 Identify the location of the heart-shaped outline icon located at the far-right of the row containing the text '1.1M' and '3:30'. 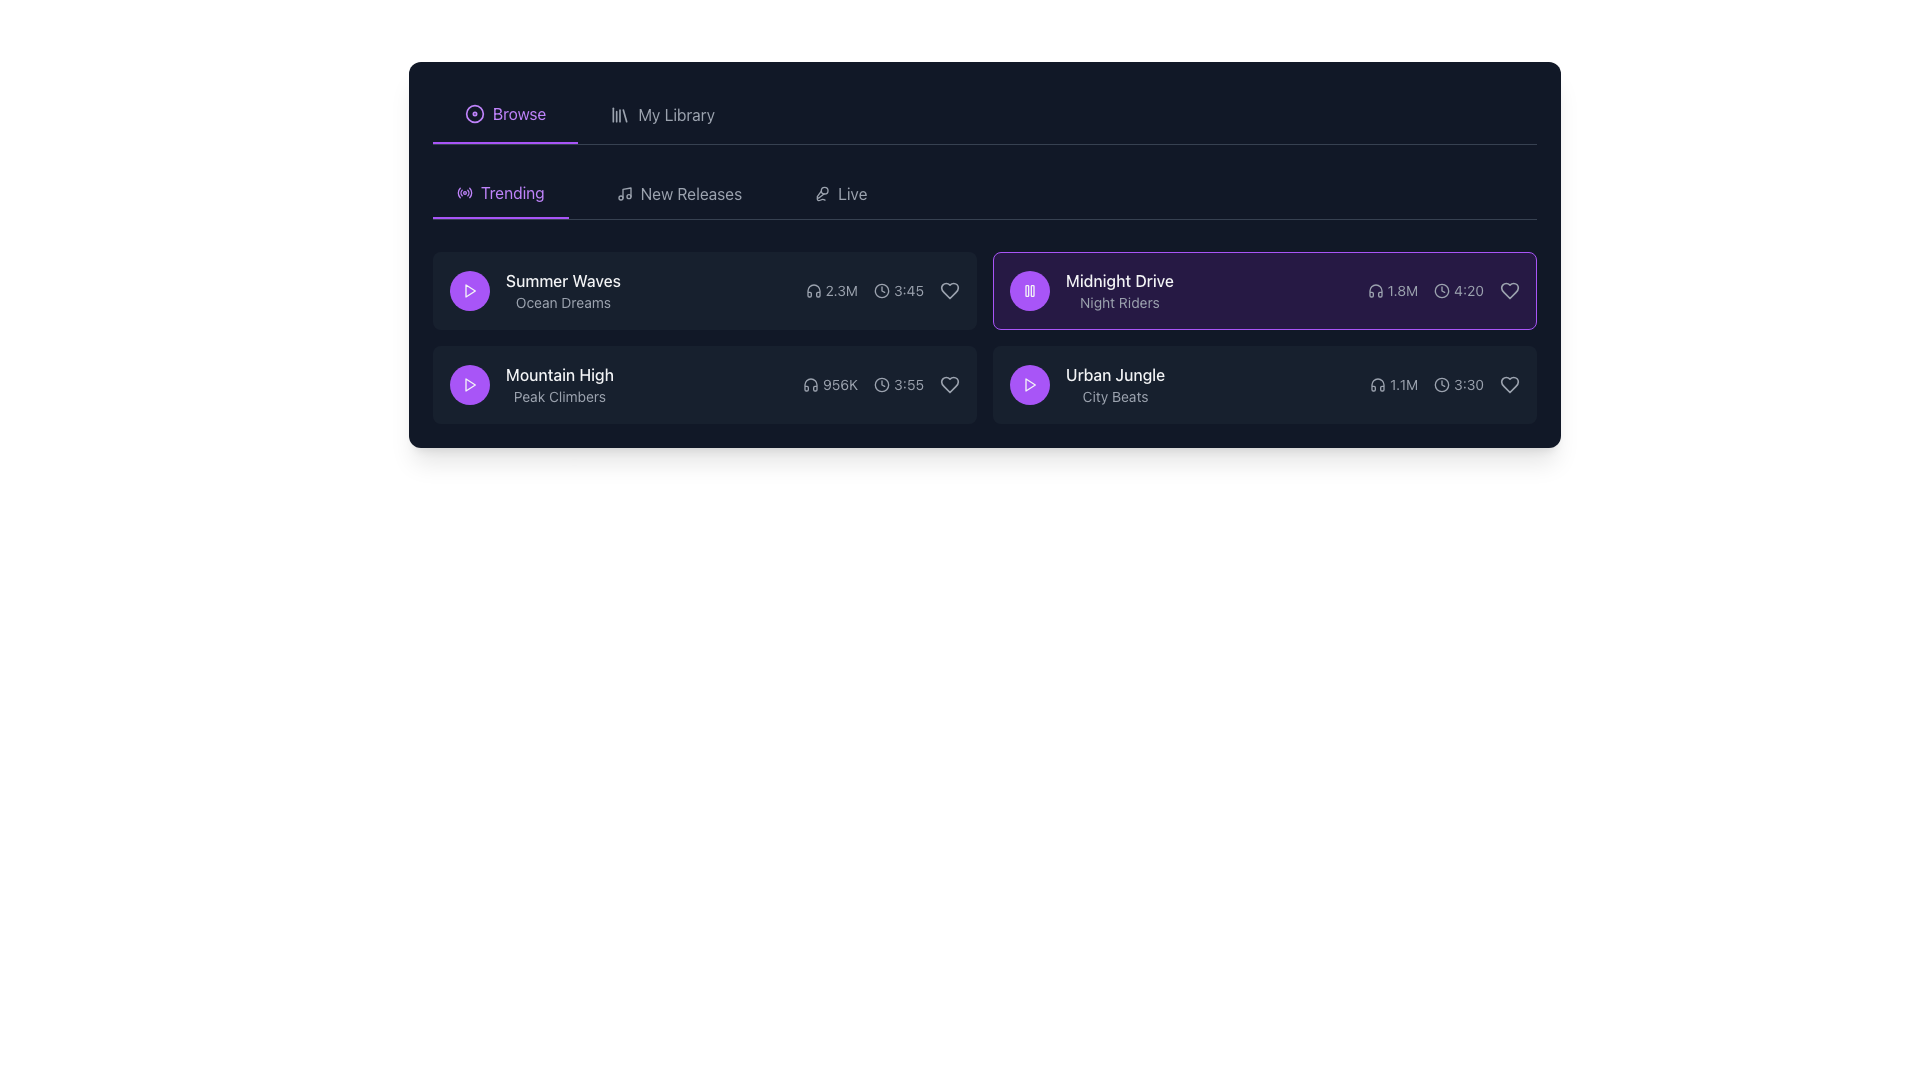
(1510, 385).